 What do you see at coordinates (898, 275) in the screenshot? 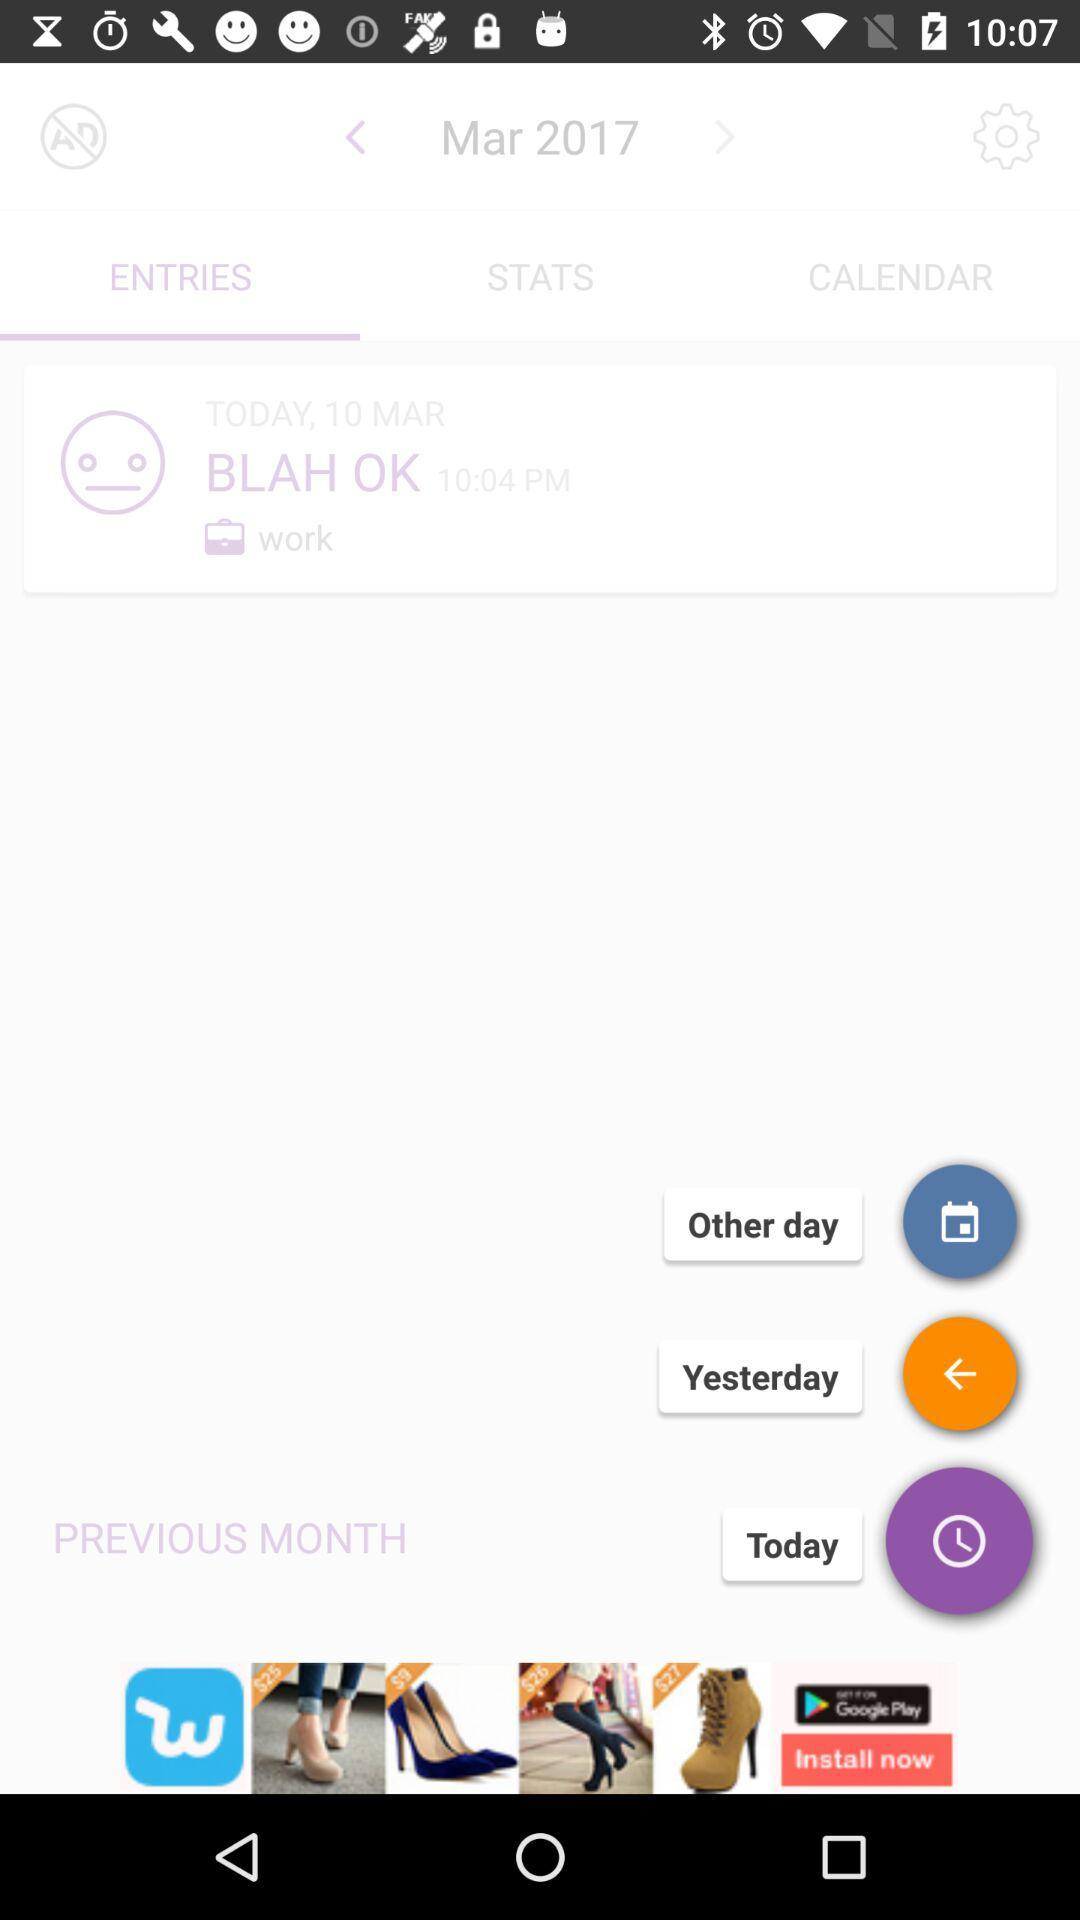
I see `option right to stats` at bounding box center [898, 275].